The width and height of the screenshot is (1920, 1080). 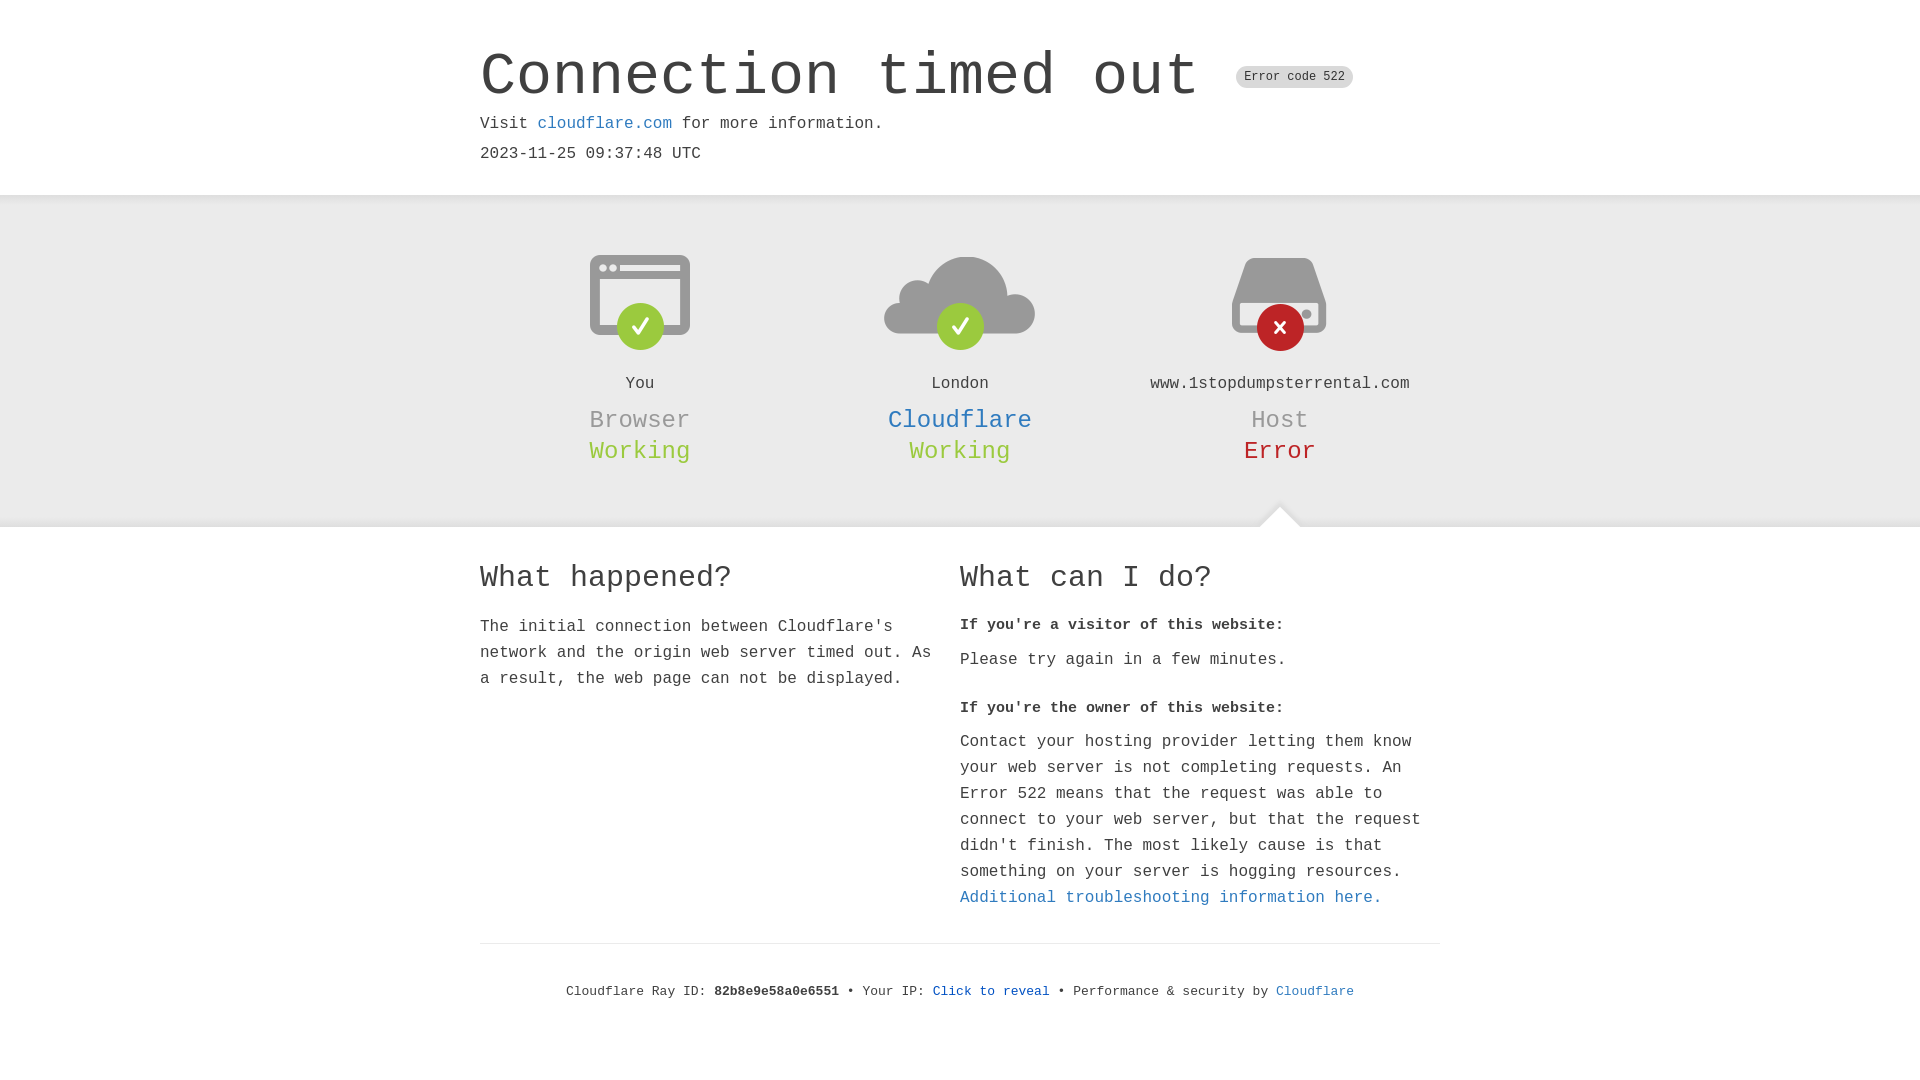 What do you see at coordinates (1315, 991) in the screenshot?
I see `'Cloudflare'` at bounding box center [1315, 991].